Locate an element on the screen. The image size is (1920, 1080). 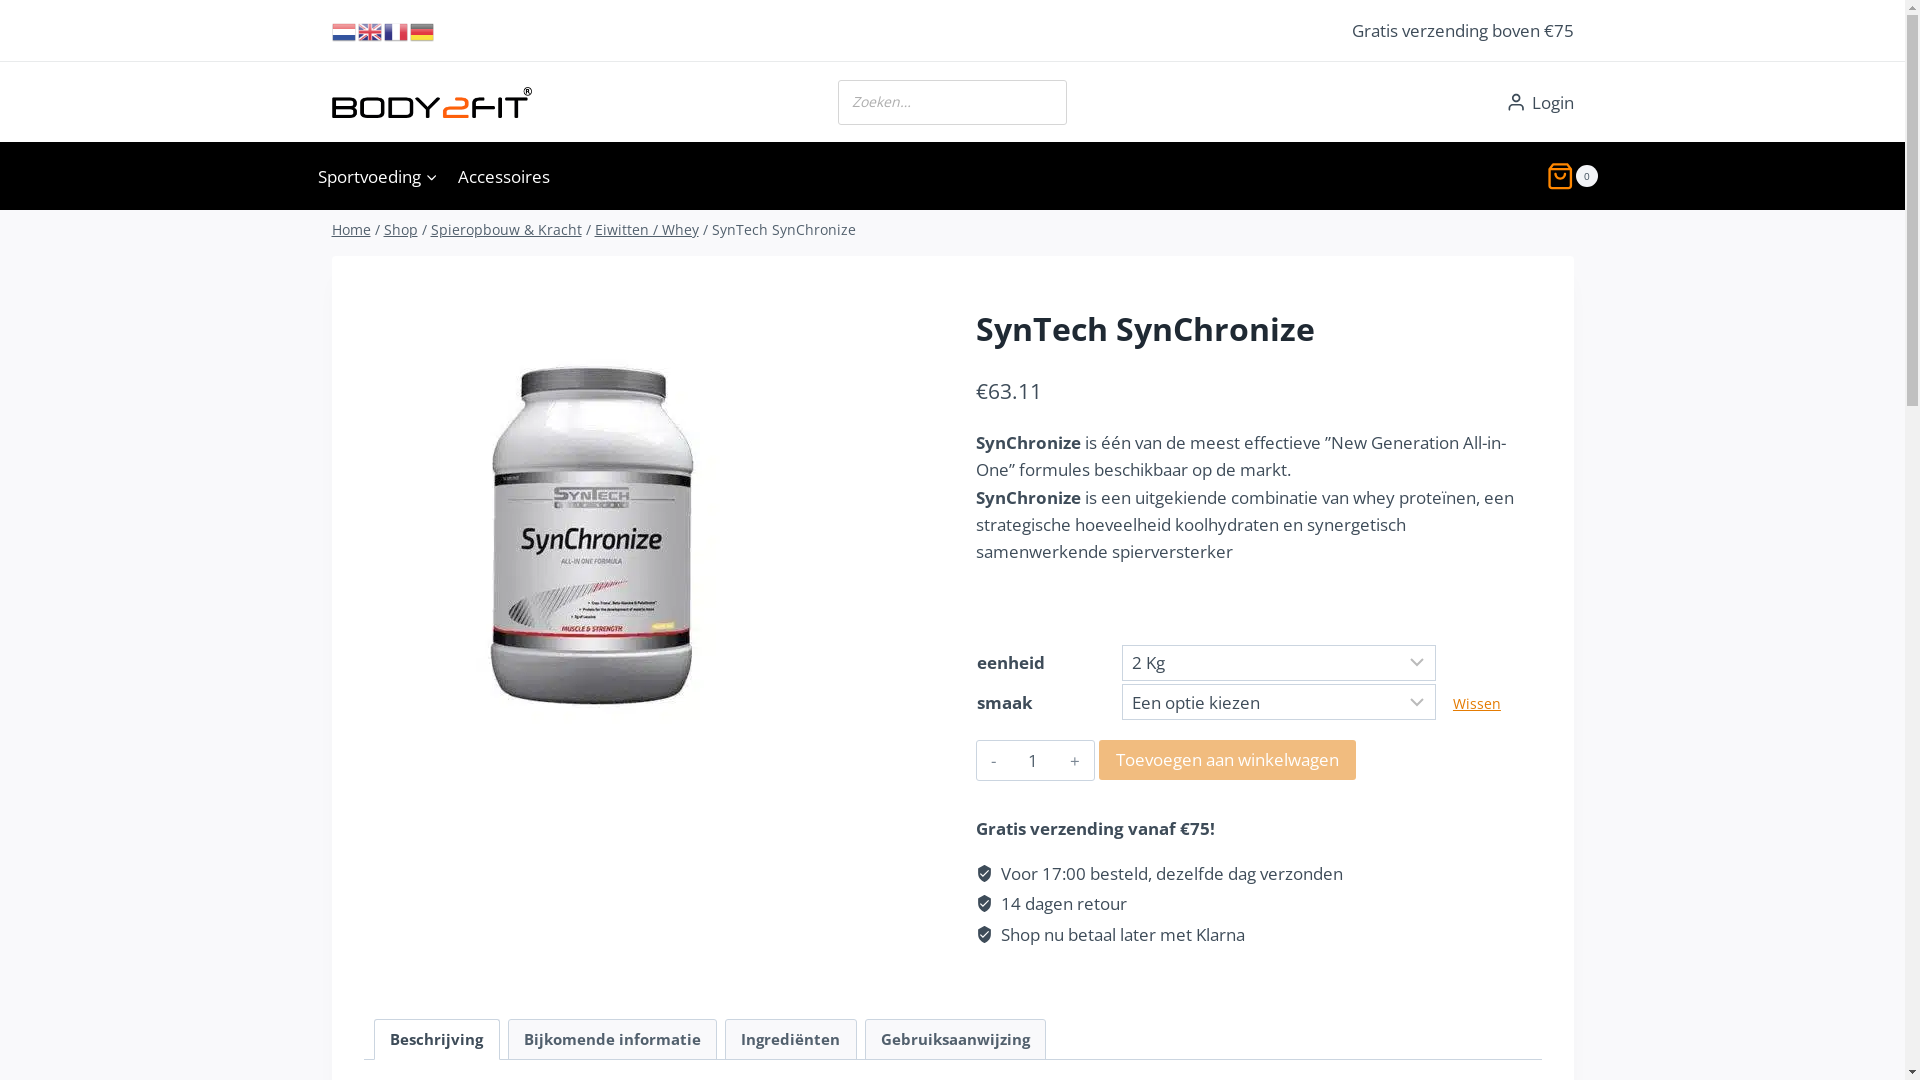
'SynChronize-Syntech' is located at coordinates (595, 519).